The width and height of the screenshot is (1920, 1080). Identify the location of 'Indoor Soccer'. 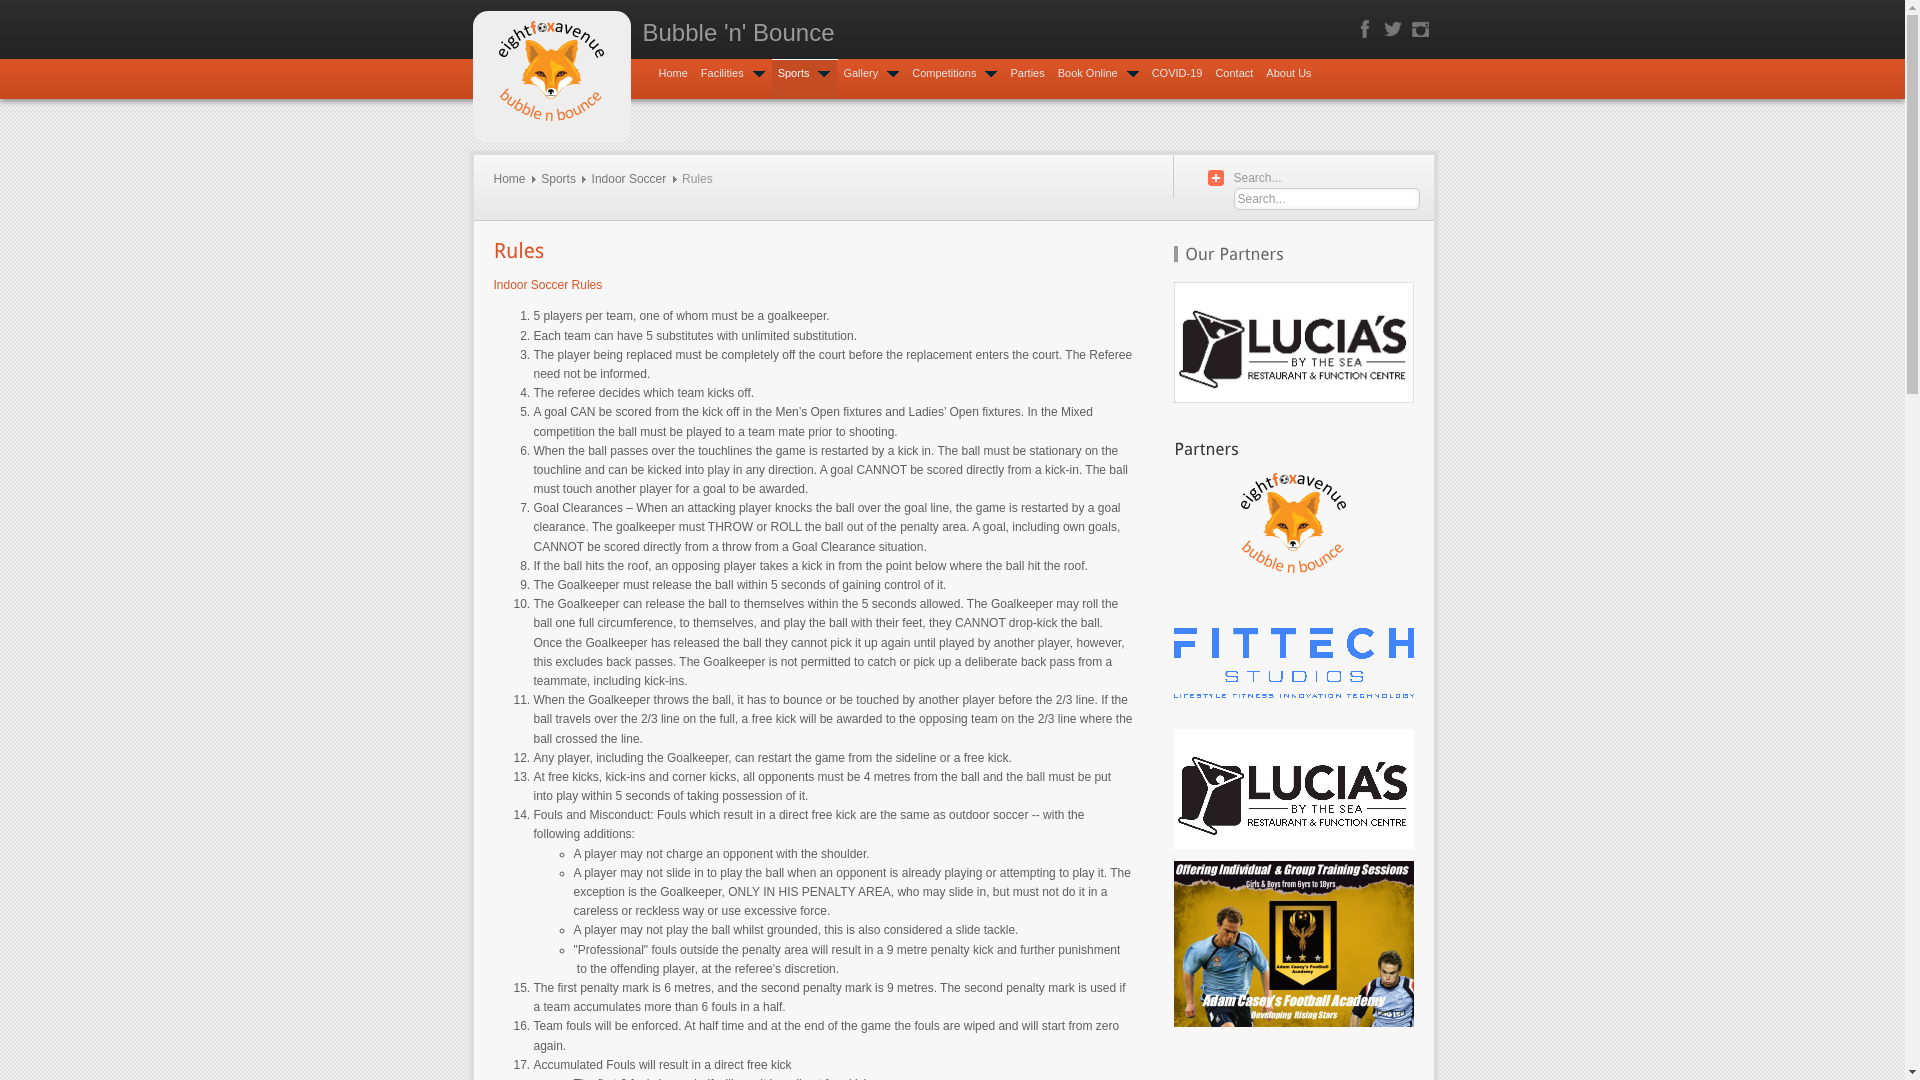
(628, 177).